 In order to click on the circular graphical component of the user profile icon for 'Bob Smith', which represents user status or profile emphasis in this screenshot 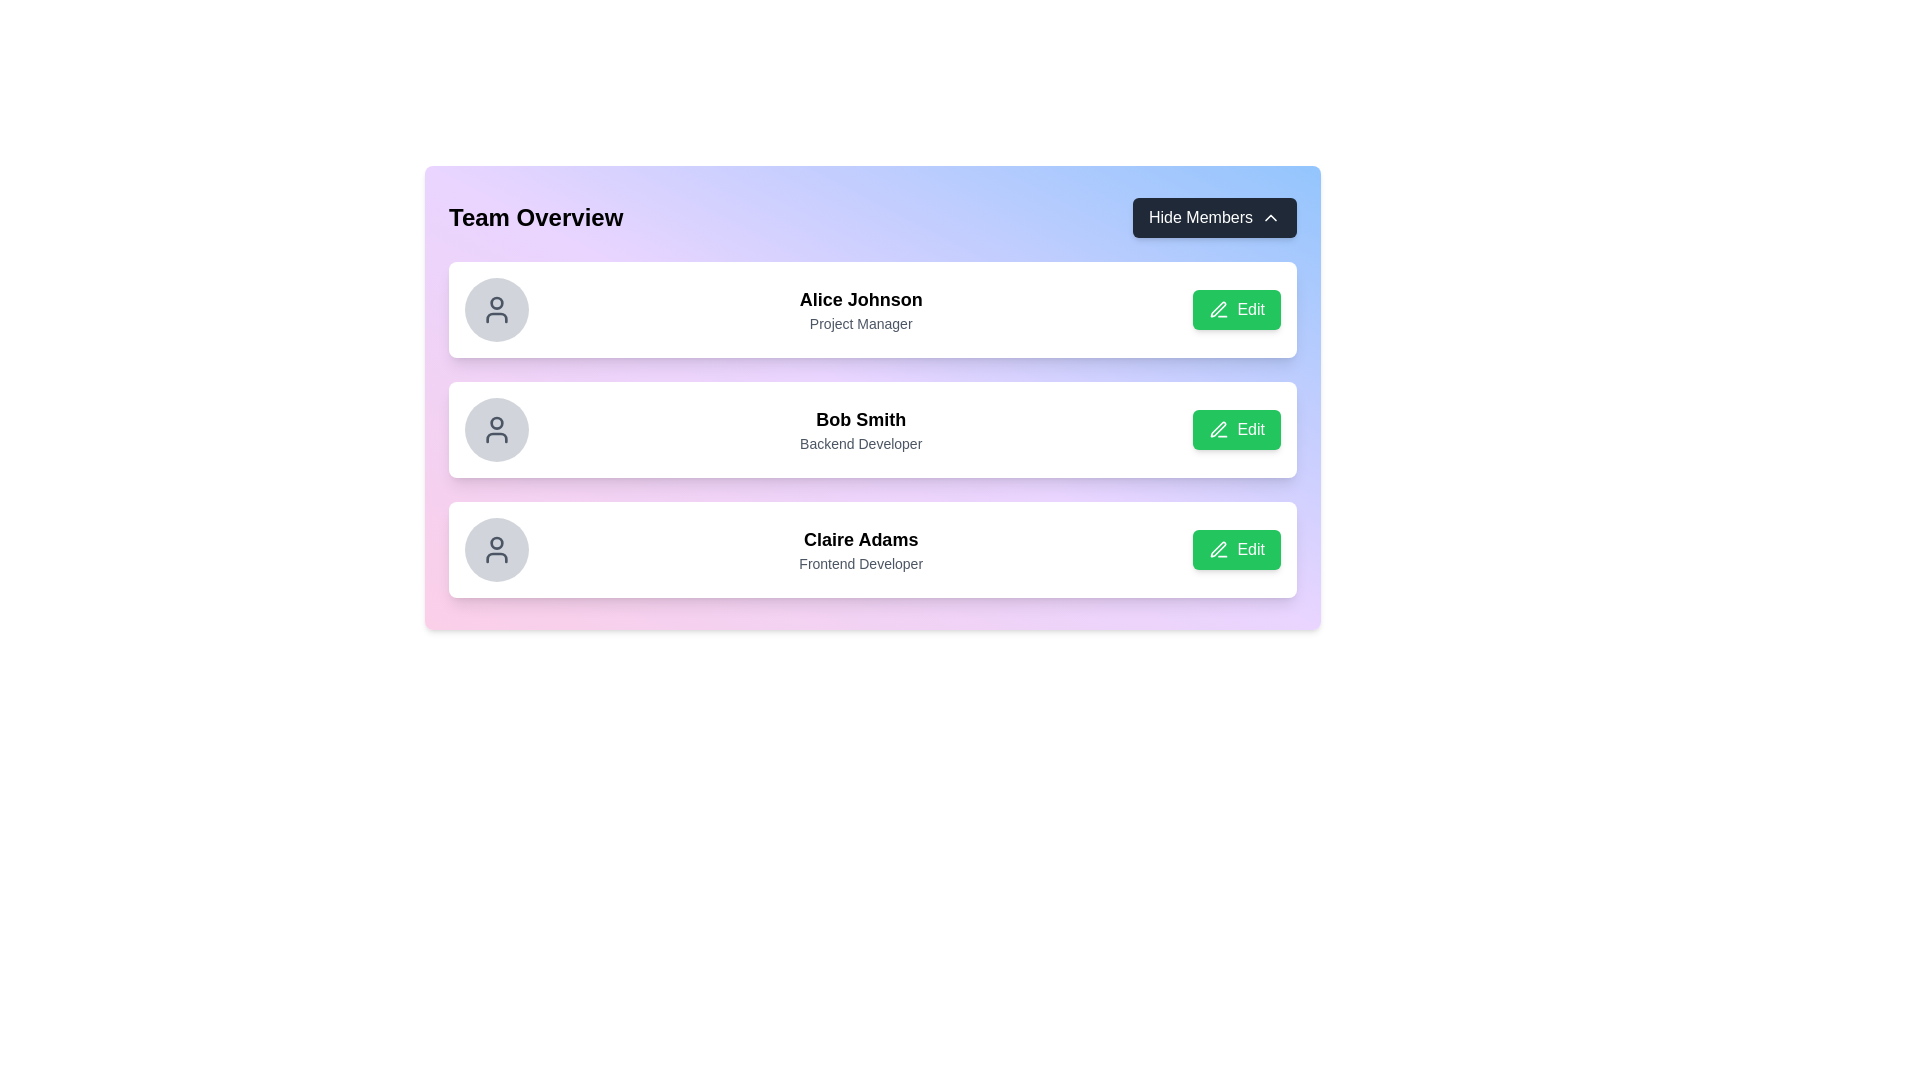, I will do `click(497, 422)`.